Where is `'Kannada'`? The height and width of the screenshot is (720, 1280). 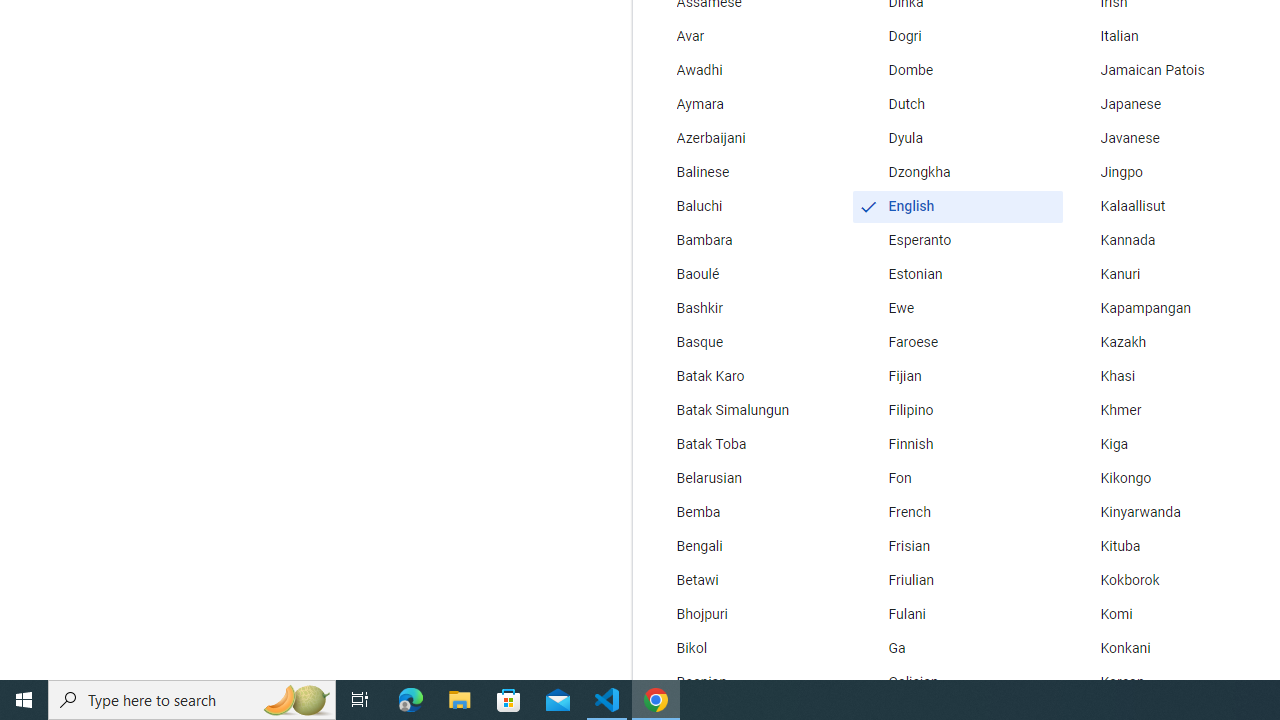 'Kannada' is located at coordinates (1169, 239).